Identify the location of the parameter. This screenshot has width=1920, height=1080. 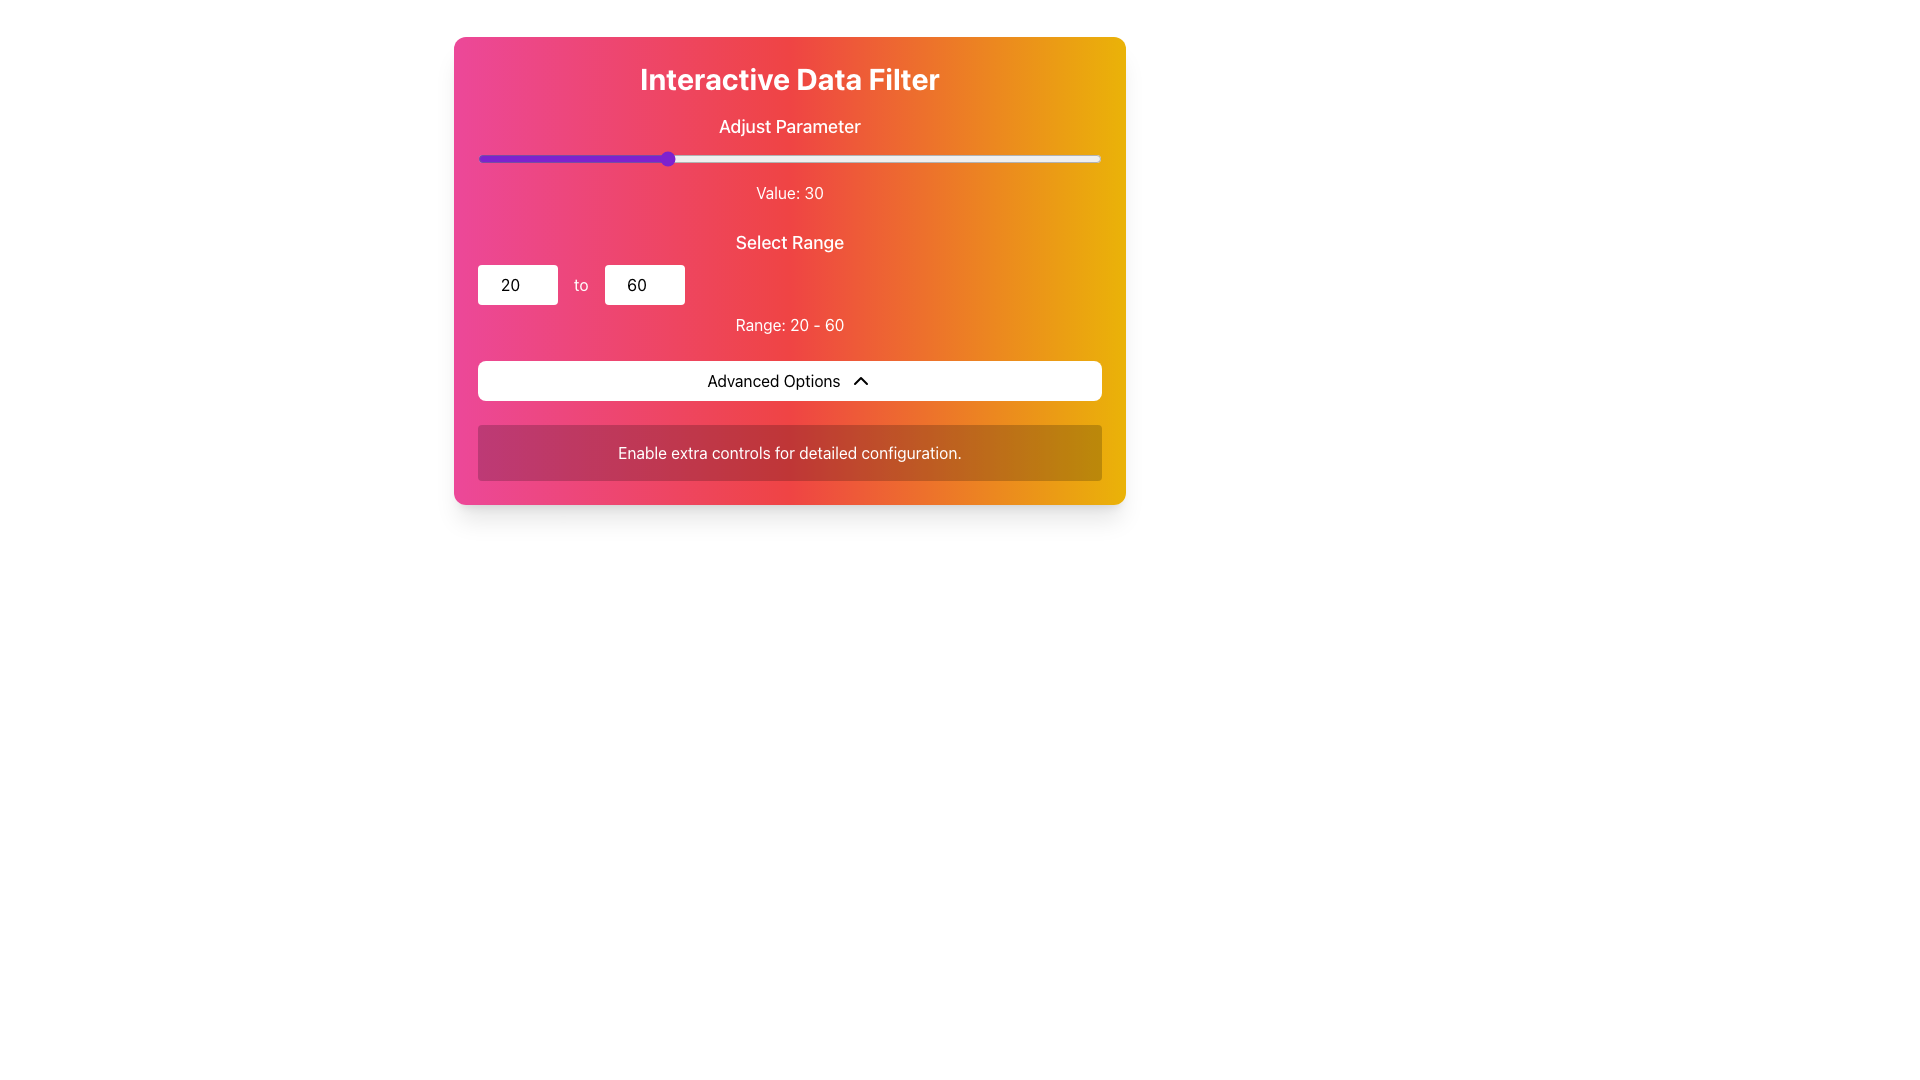
(938, 157).